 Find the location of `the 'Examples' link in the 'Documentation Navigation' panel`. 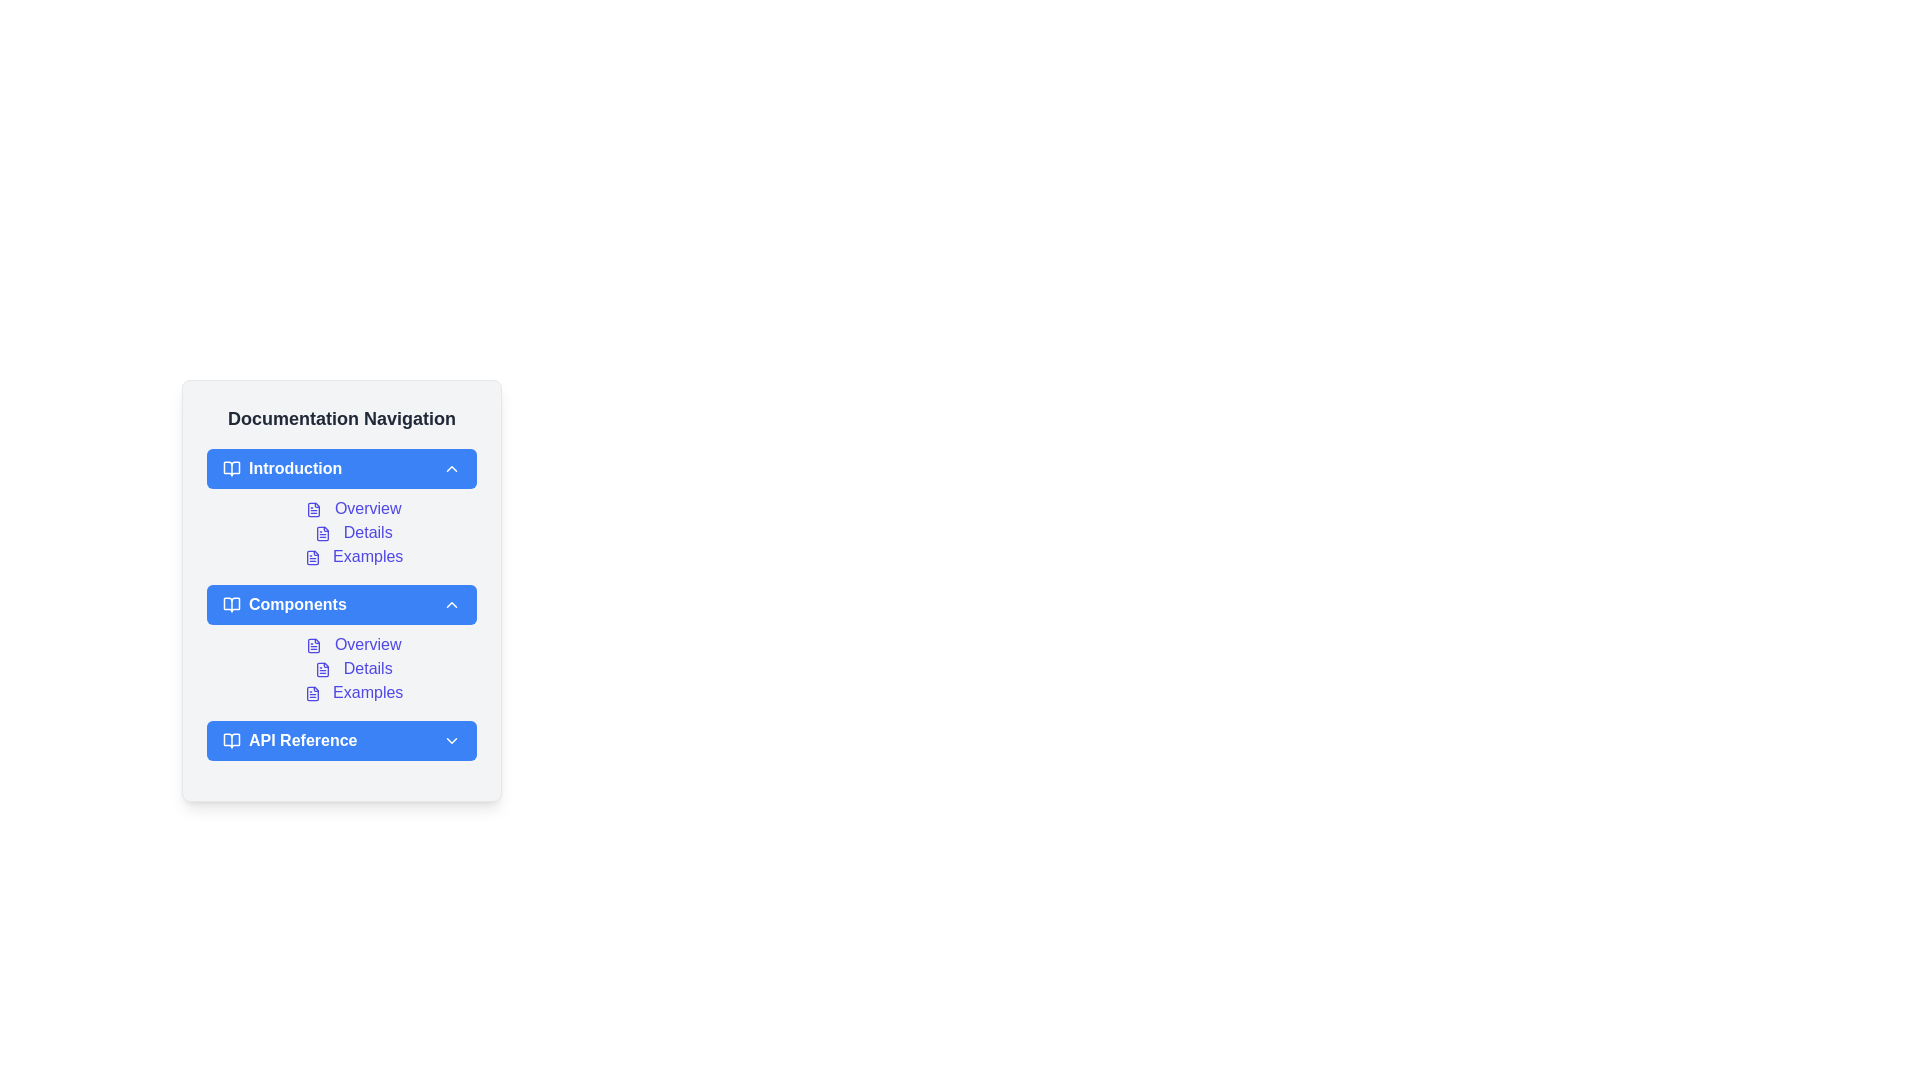

the 'Examples' link in the 'Documentation Navigation' panel is located at coordinates (354, 692).